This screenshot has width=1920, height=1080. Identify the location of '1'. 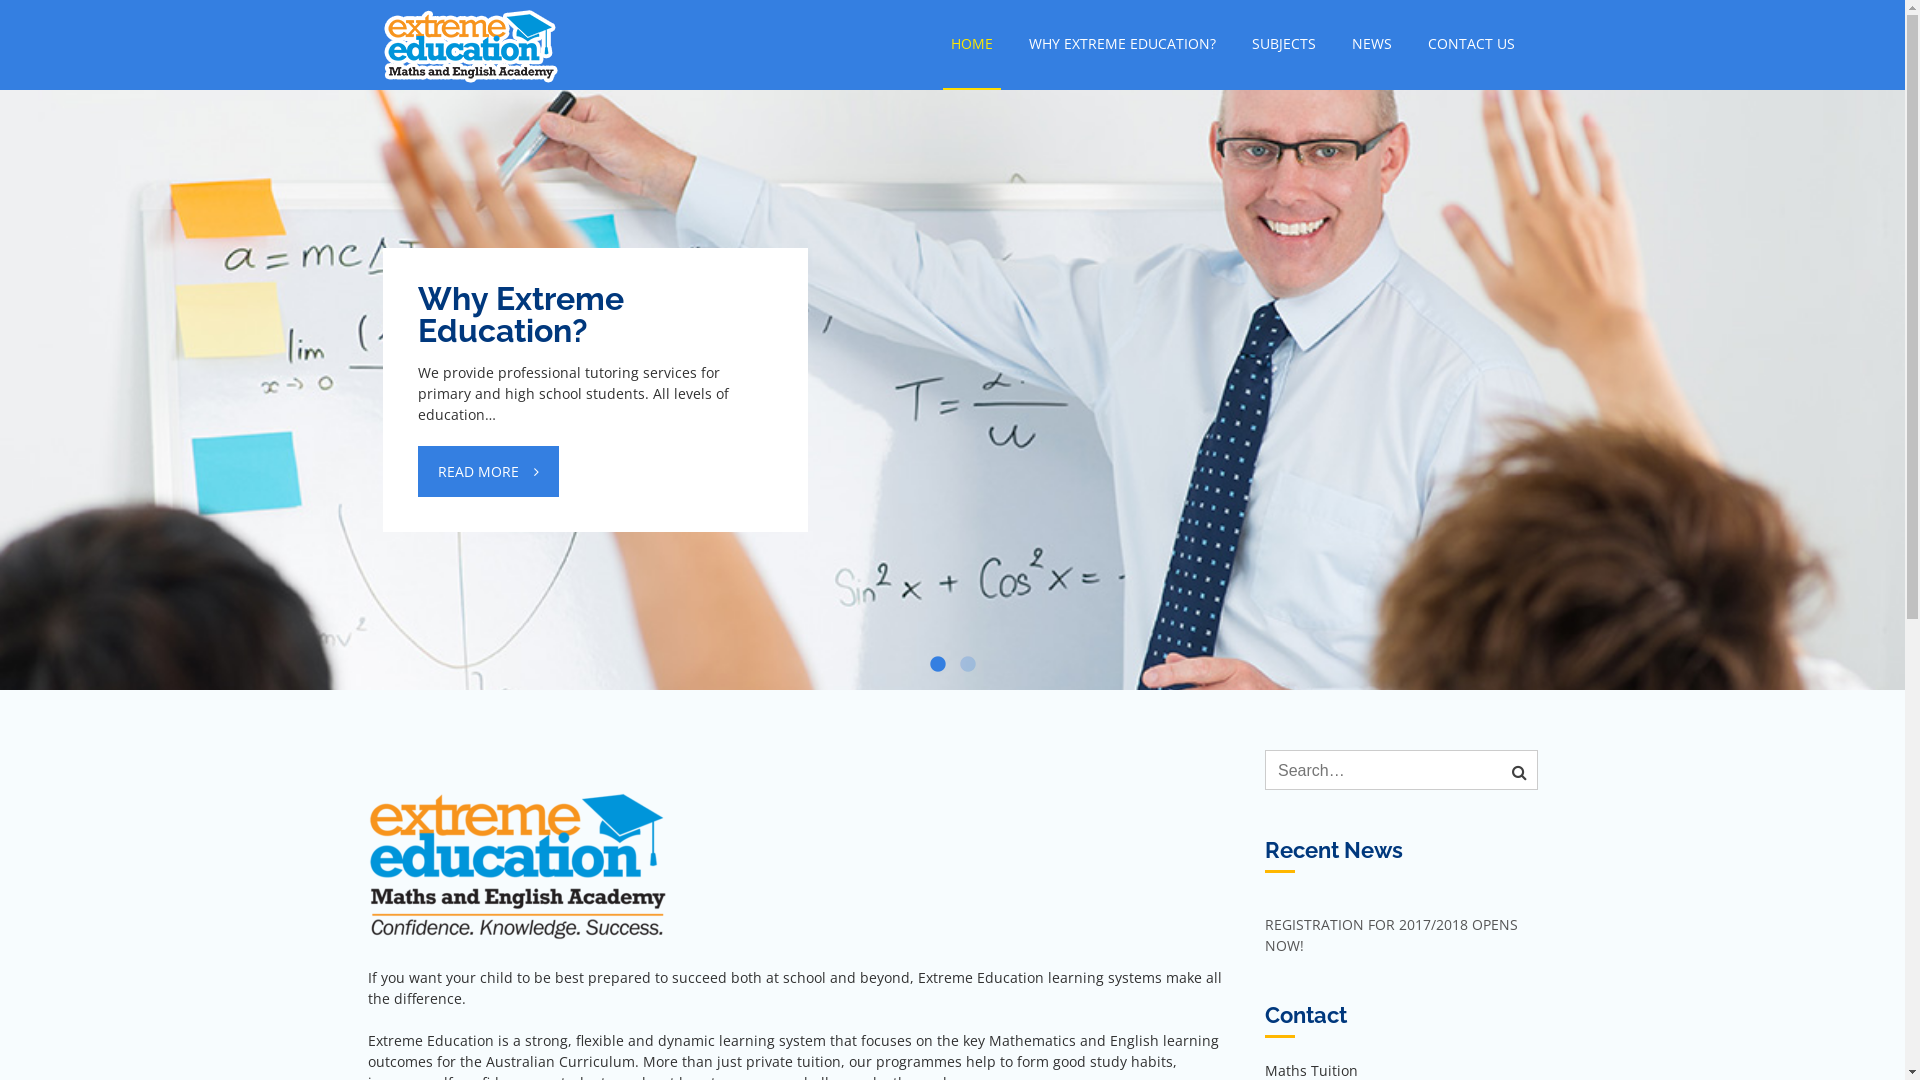
(936, 664).